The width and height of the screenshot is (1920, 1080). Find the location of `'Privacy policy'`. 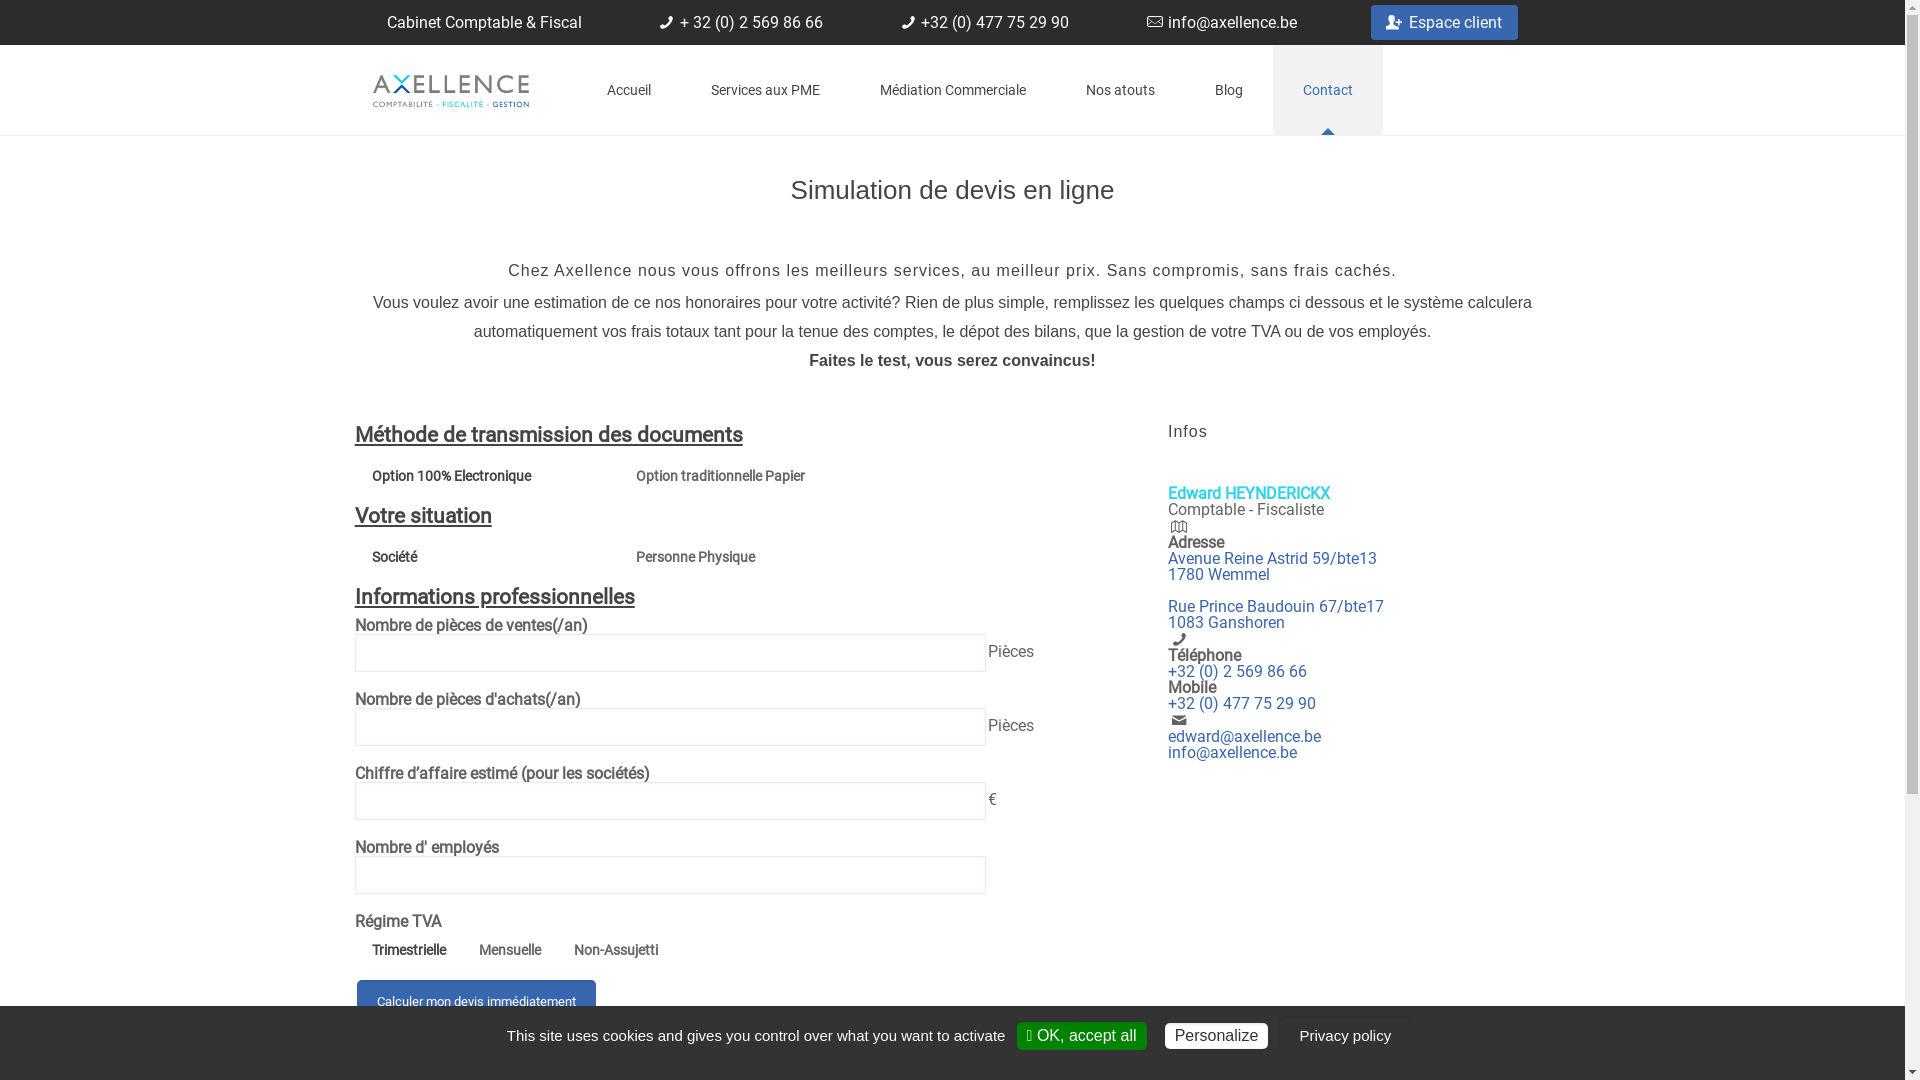

'Privacy policy' is located at coordinates (1344, 1035).